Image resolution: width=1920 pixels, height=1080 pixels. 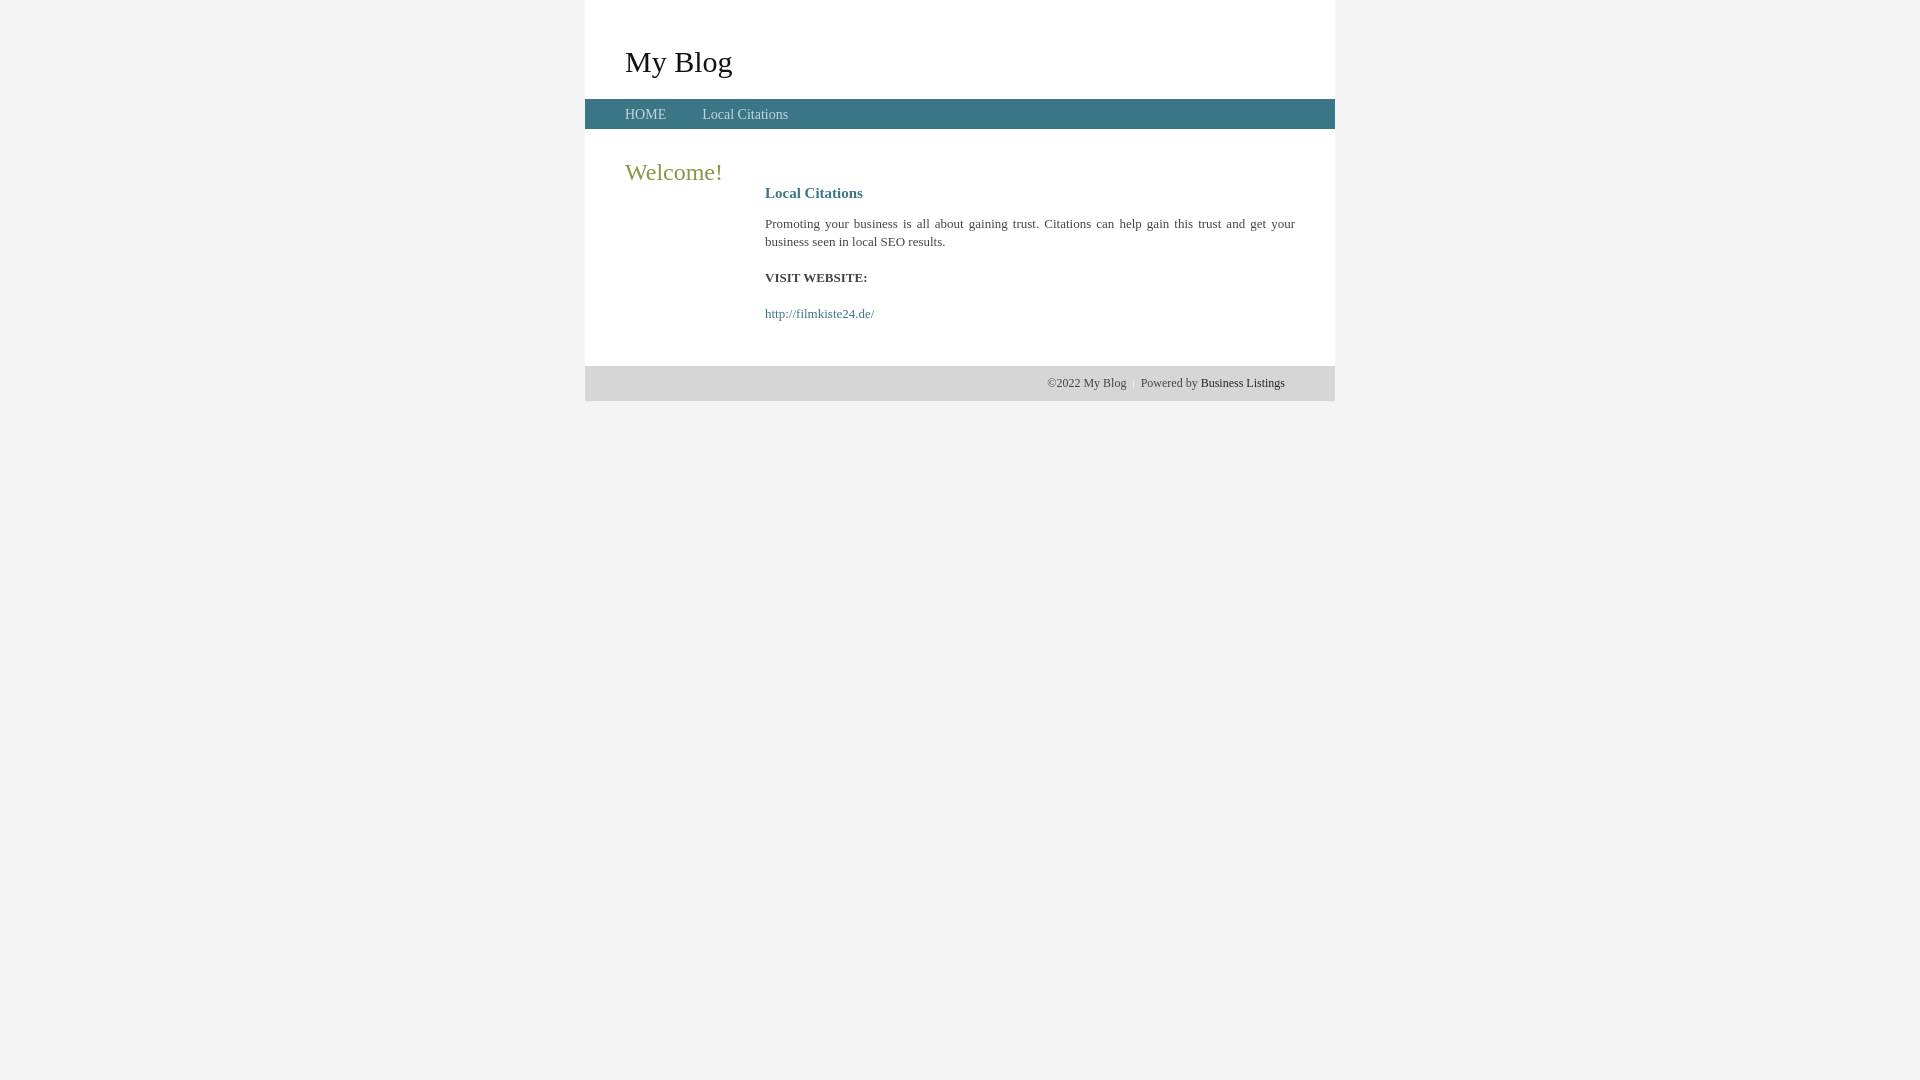 I want to click on 'HOME', so click(x=645, y=114).